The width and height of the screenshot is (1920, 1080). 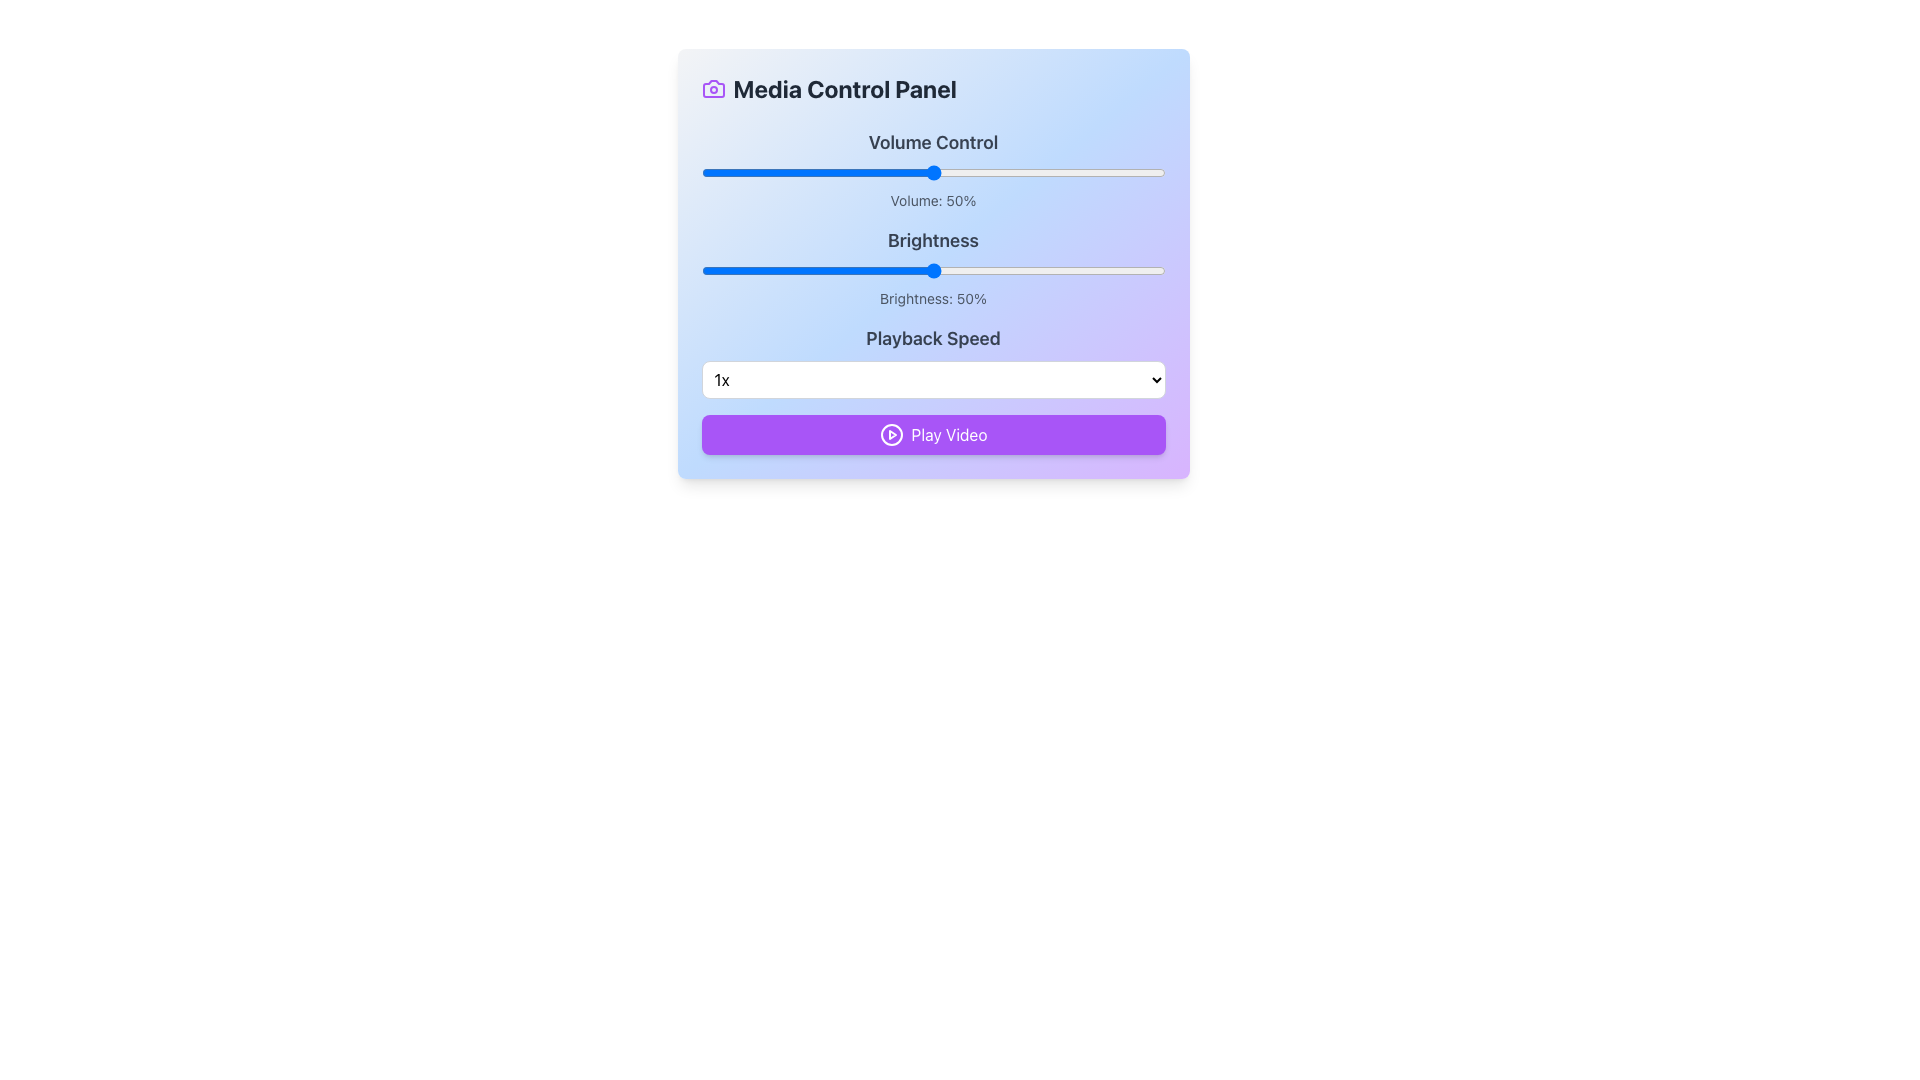 What do you see at coordinates (890, 434) in the screenshot?
I see `the circular play icon with a triangular arrow, which is centrally aligned inside the 'Play Video' button` at bounding box center [890, 434].